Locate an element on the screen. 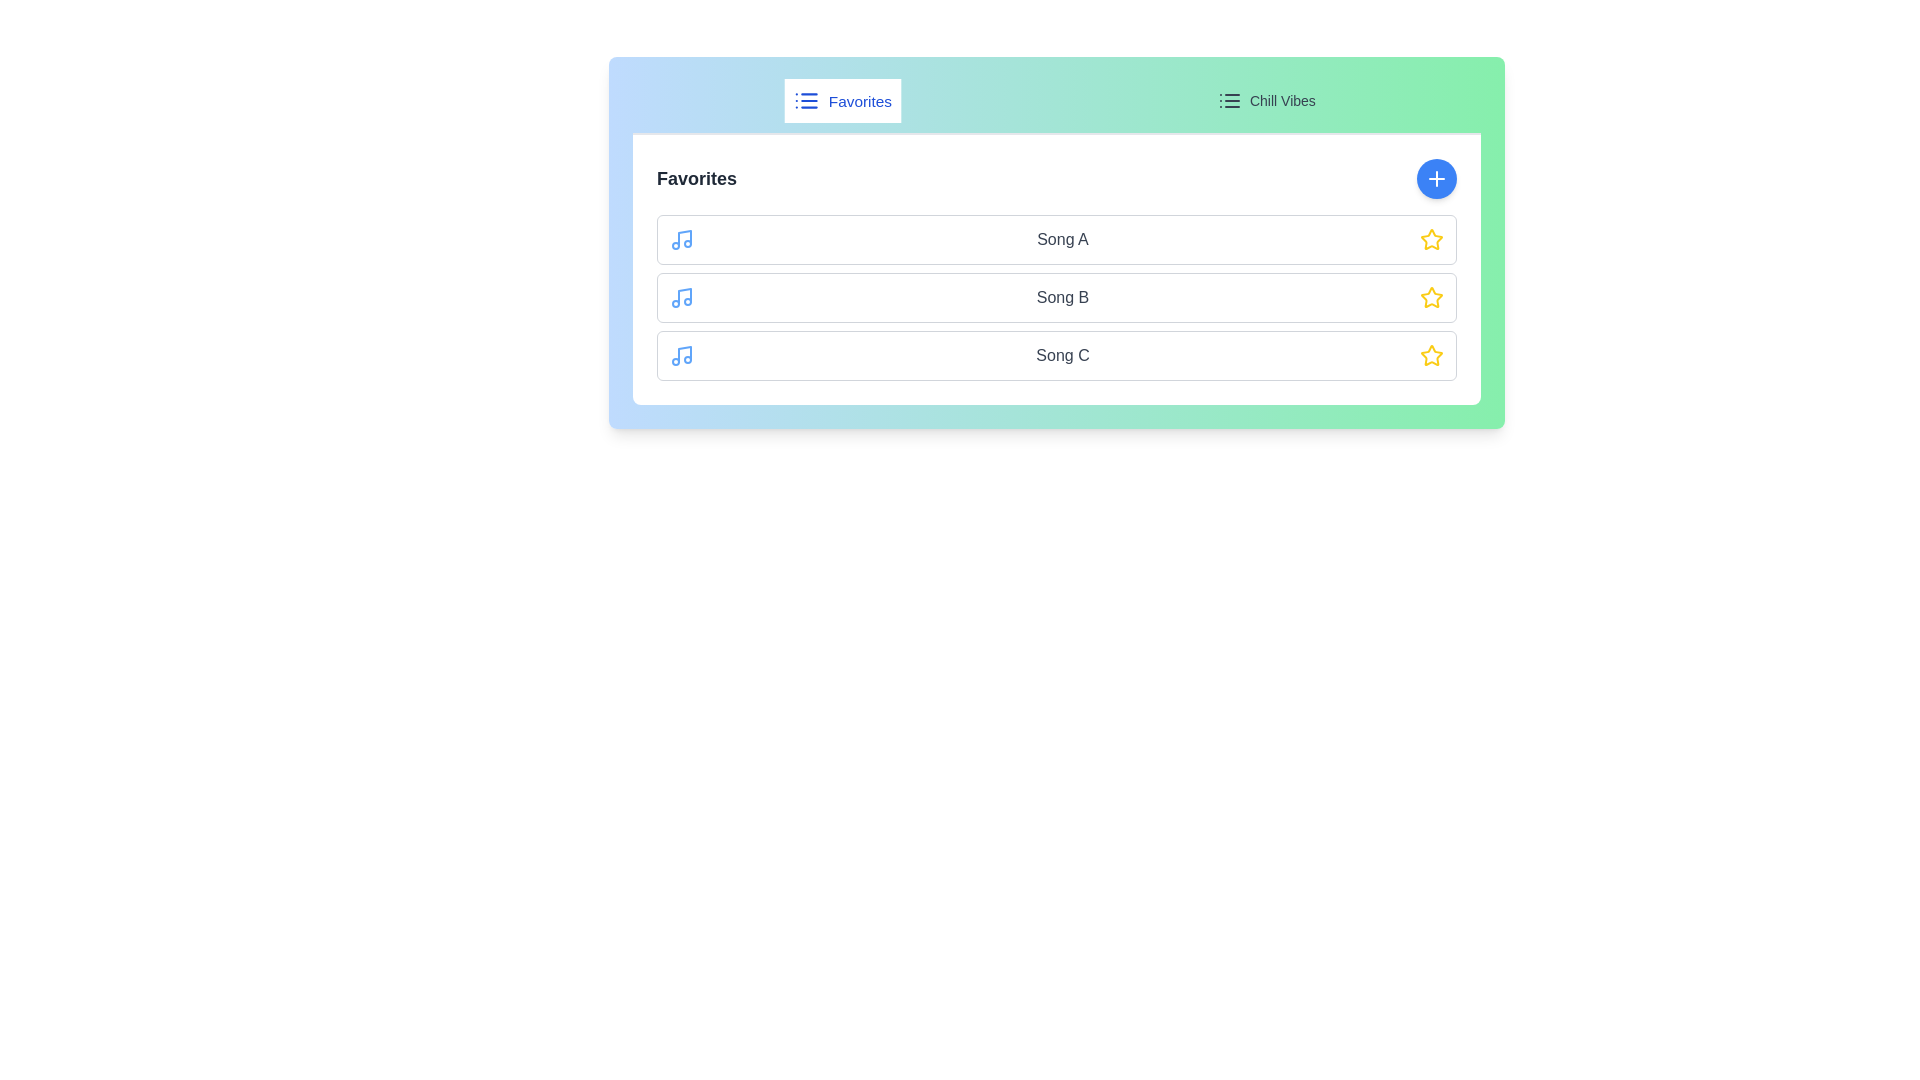 This screenshot has height=1080, width=1920. the playlist Favorites is located at coordinates (842, 100).